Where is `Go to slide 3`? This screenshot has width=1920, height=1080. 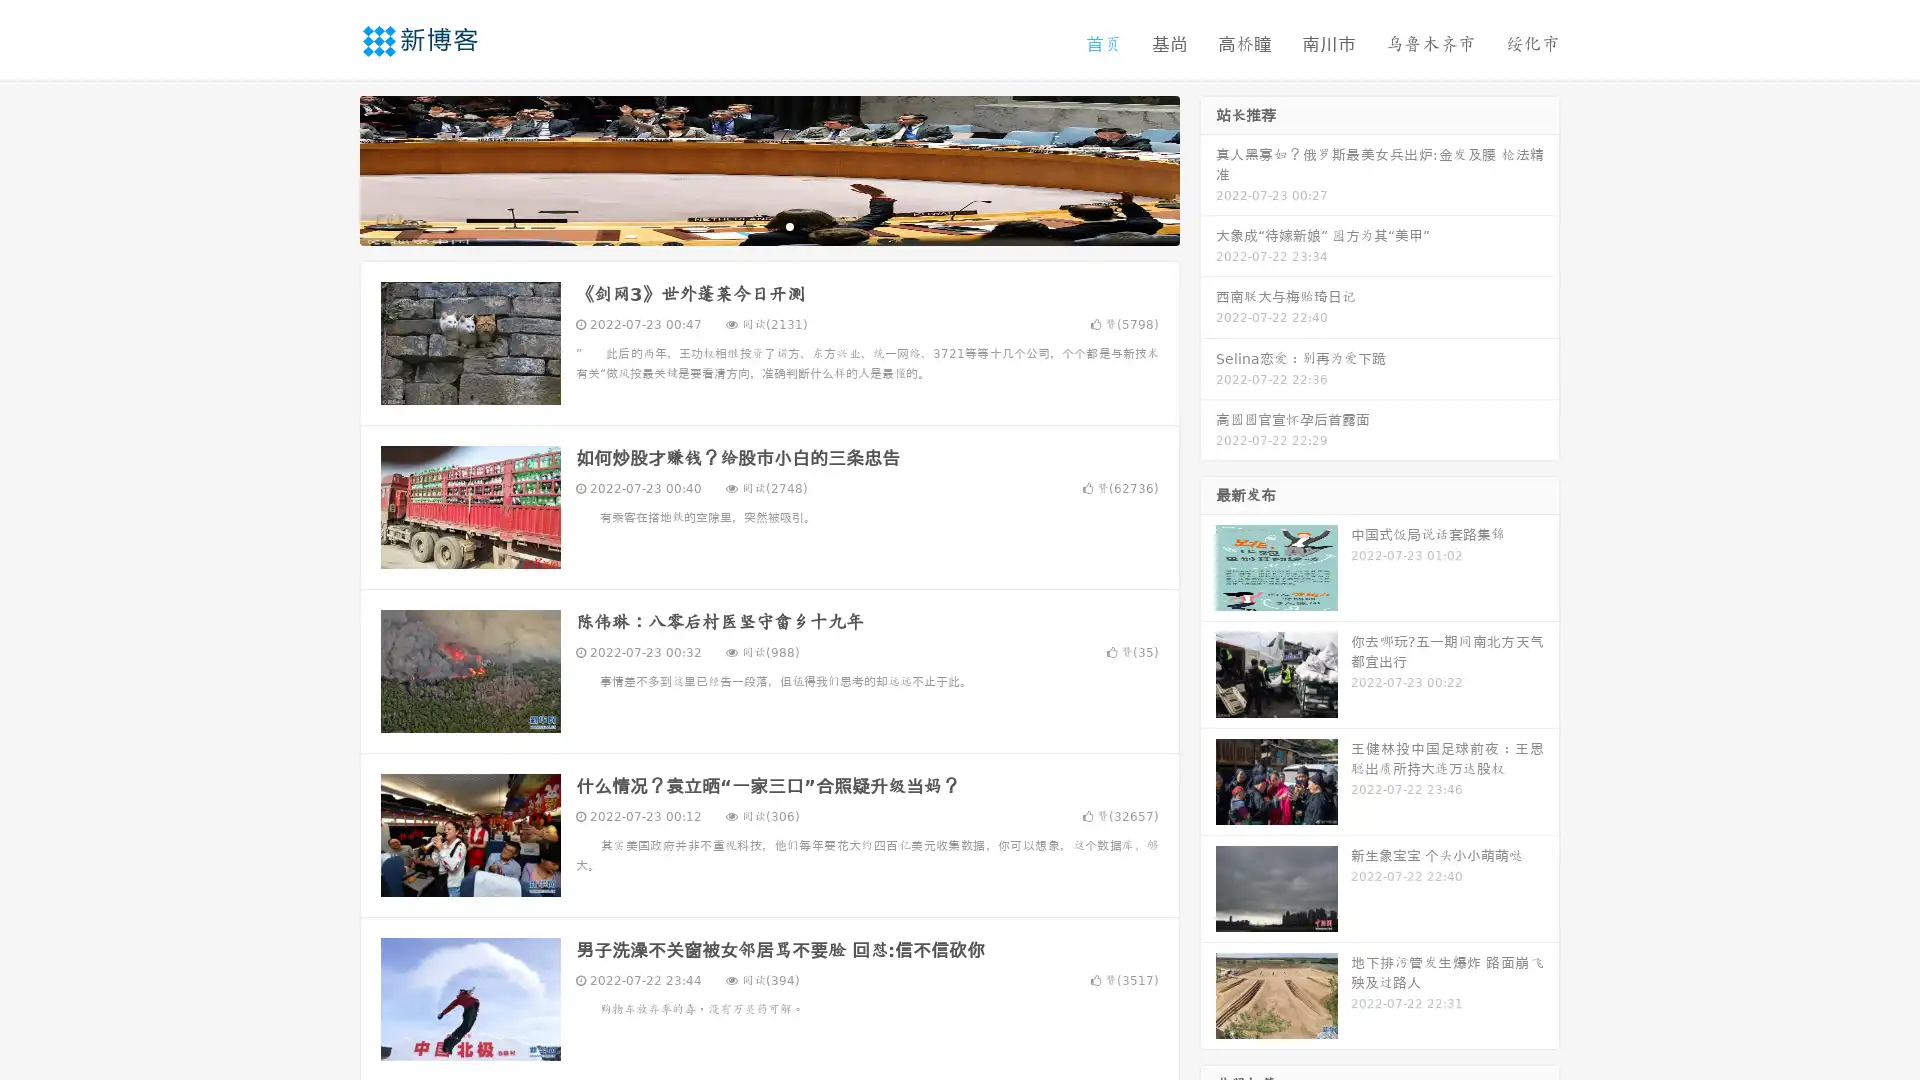 Go to slide 3 is located at coordinates (789, 225).